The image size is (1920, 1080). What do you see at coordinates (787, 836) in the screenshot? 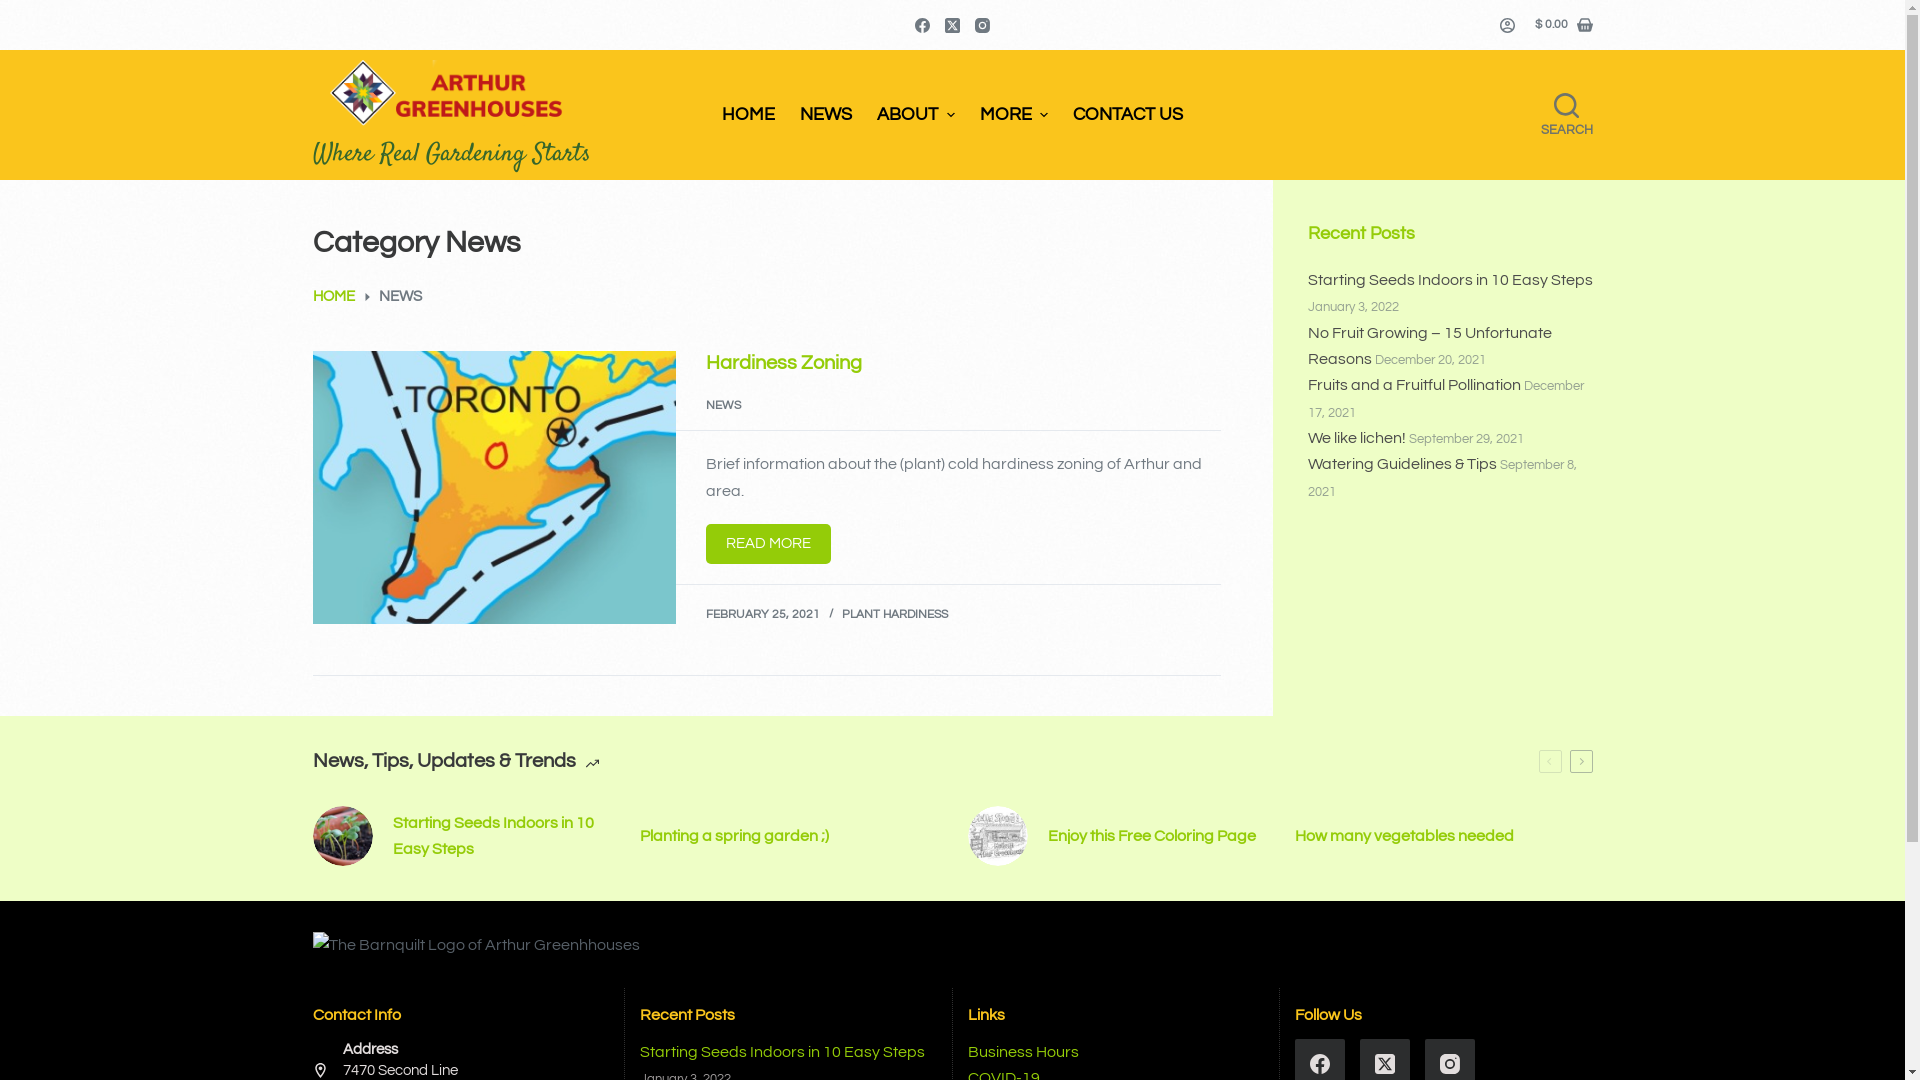
I see `'Planting a spring garden ;)'` at bounding box center [787, 836].